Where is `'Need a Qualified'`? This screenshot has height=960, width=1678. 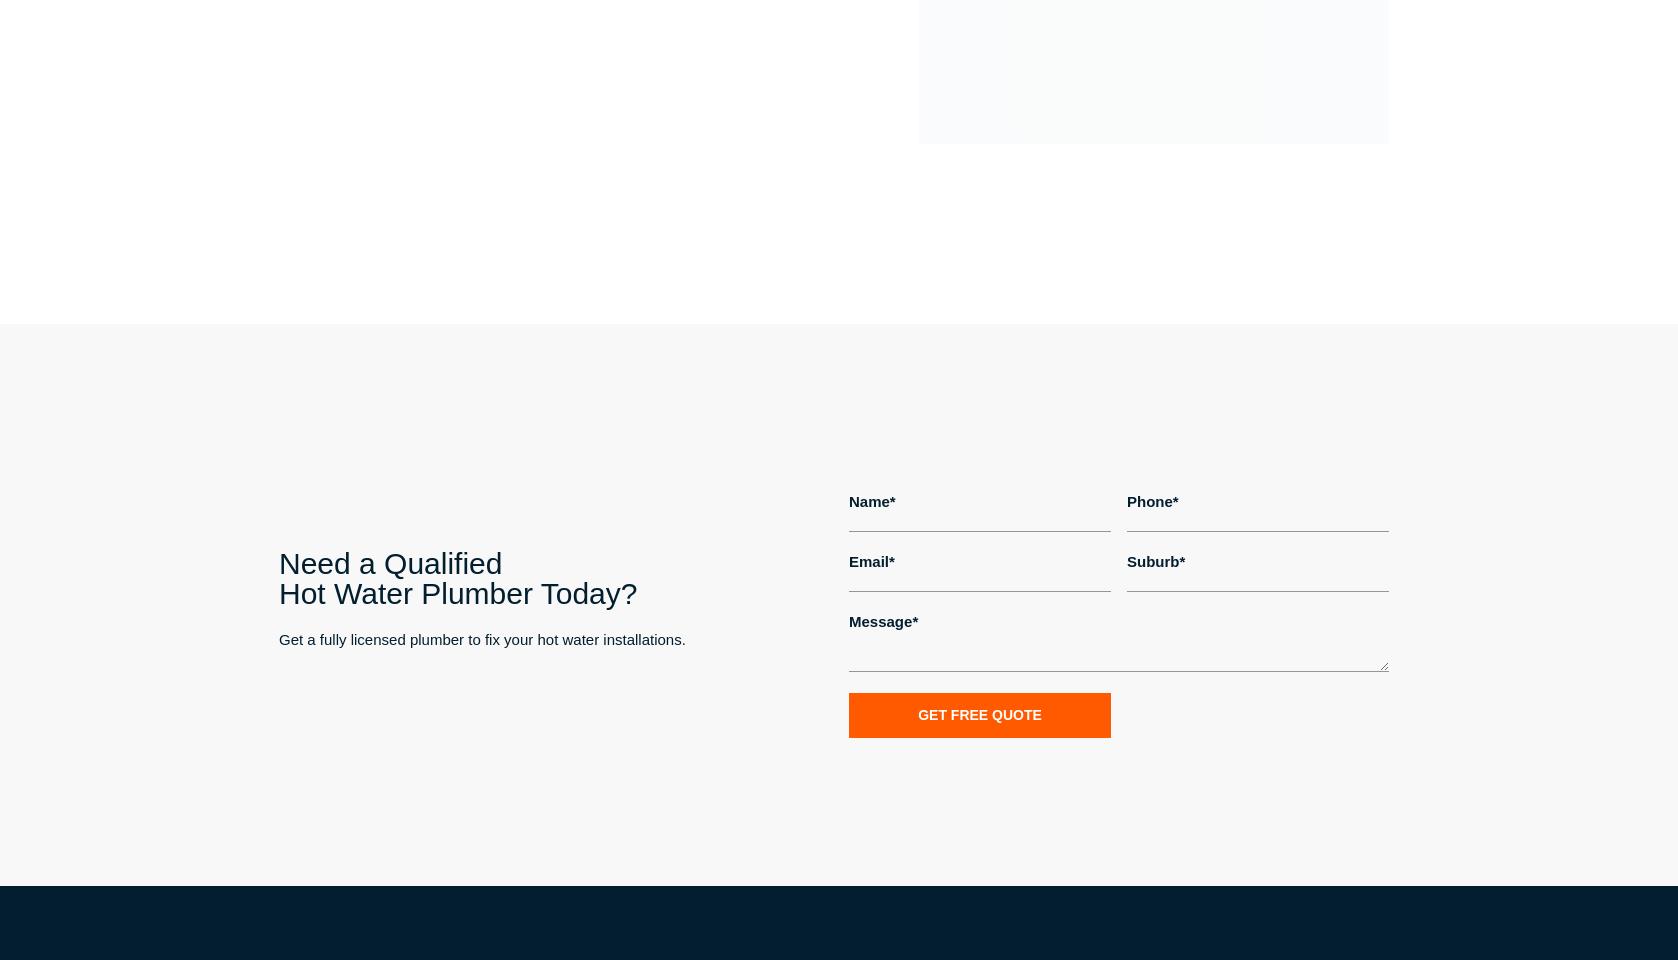 'Need a Qualified' is located at coordinates (390, 563).